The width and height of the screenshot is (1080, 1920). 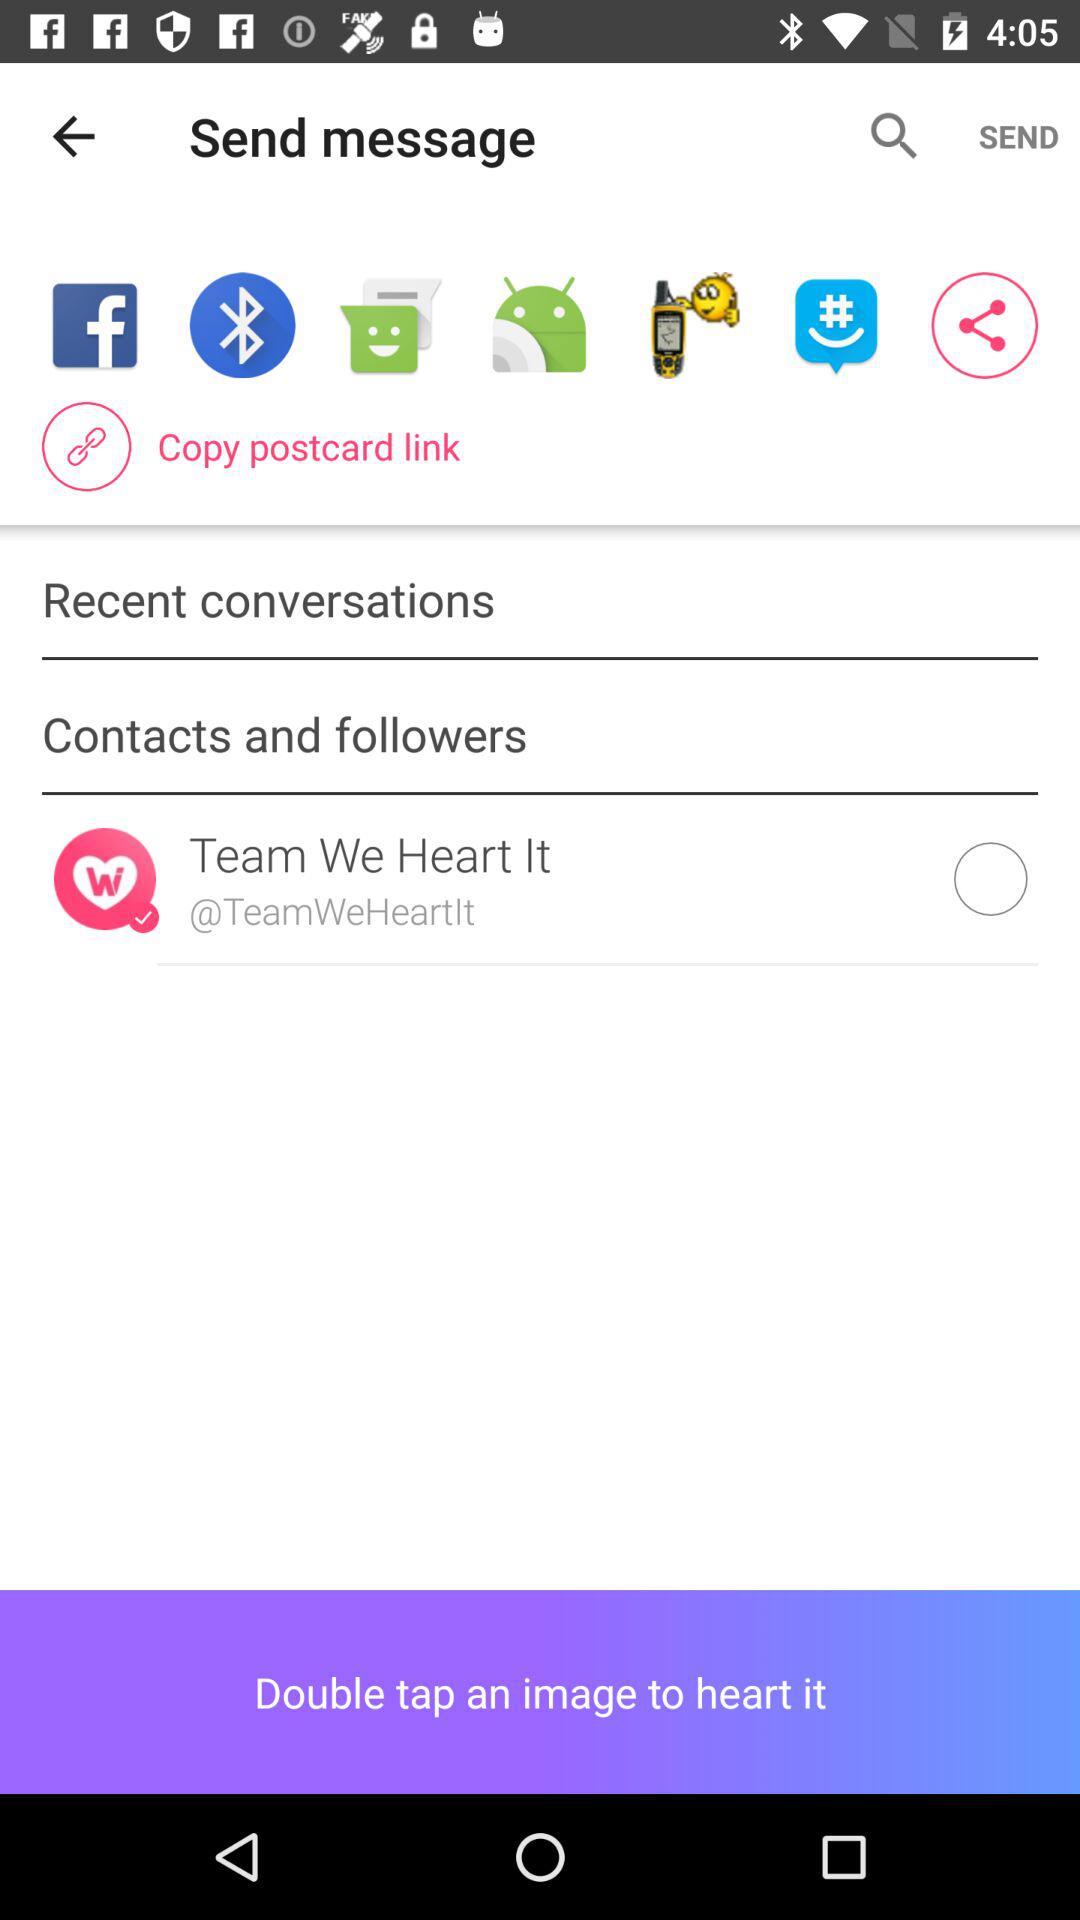 What do you see at coordinates (94, 325) in the screenshot?
I see `share through facebook option` at bounding box center [94, 325].